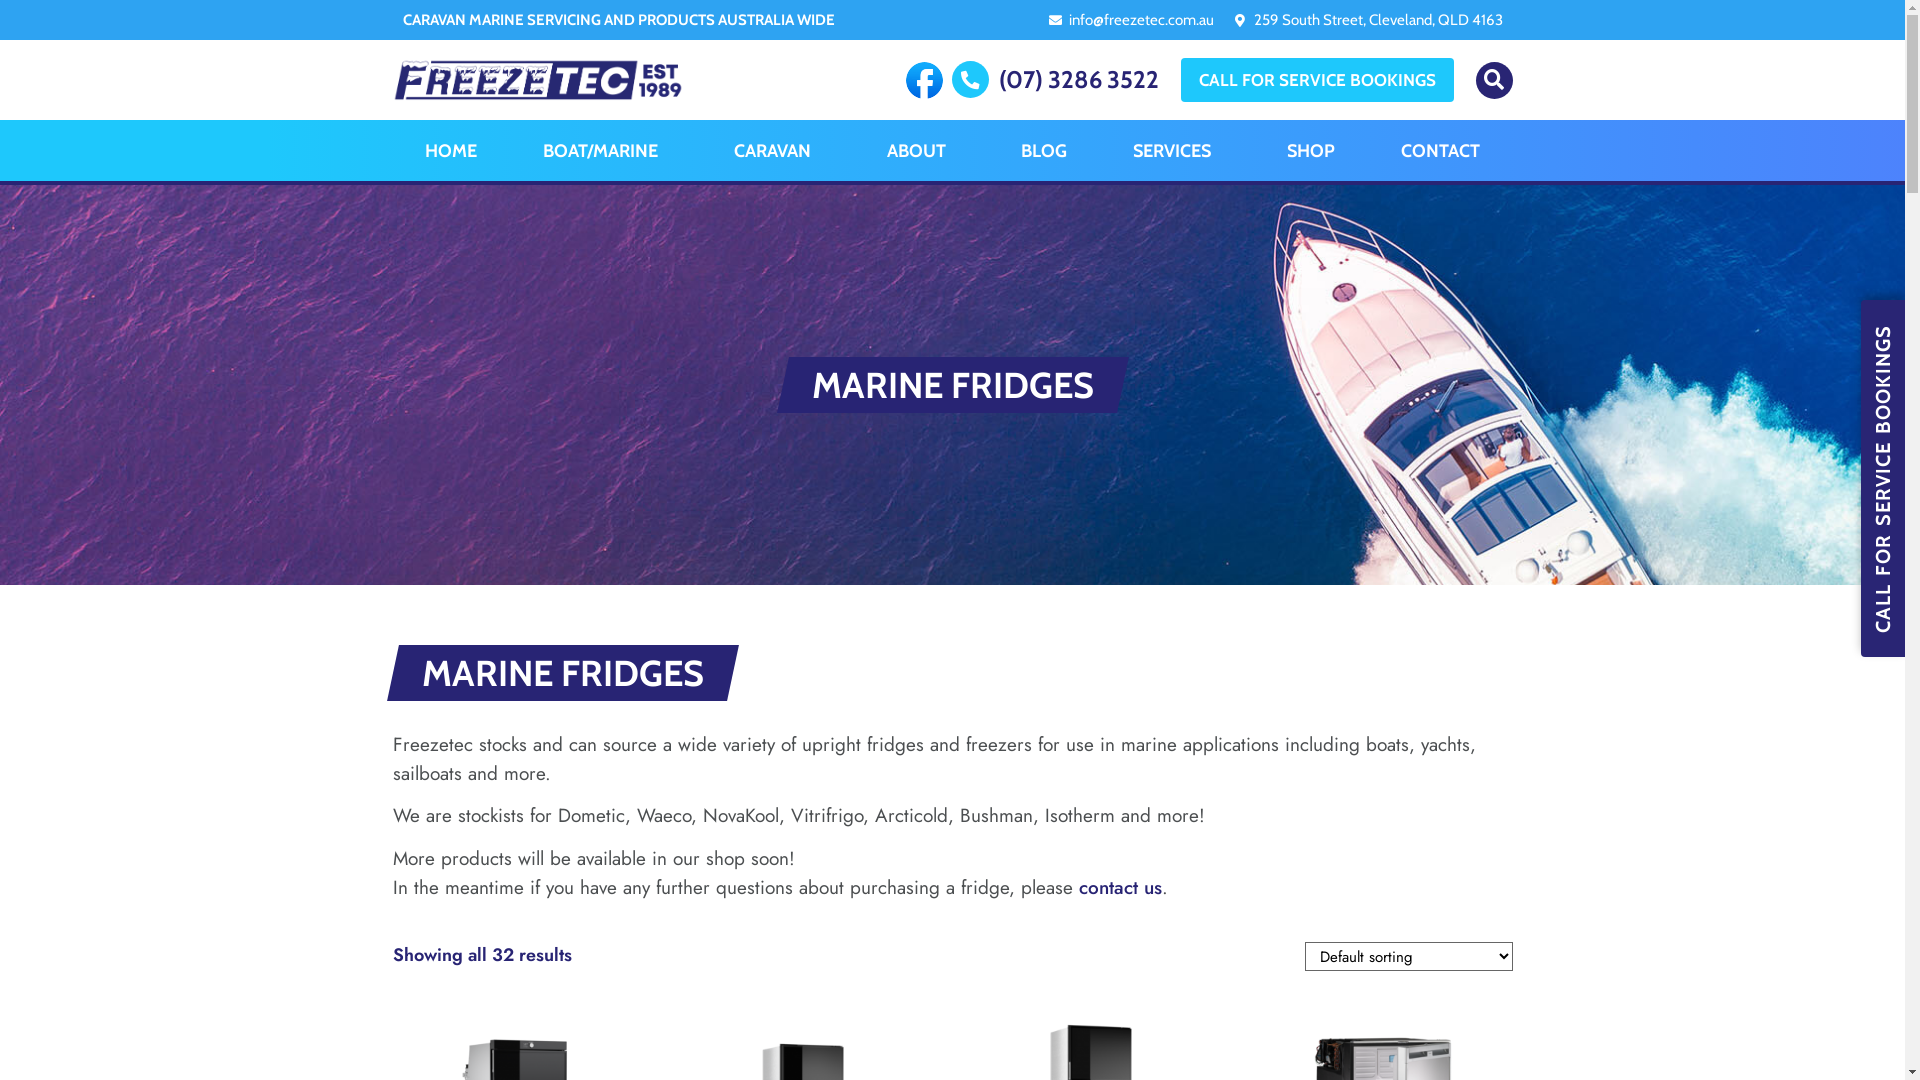 The image size is (1920, 1080). What do you see at coordinates (1118, 886) in the screenshot?
I see `'contact us'` at bounding box center [1118, 886].